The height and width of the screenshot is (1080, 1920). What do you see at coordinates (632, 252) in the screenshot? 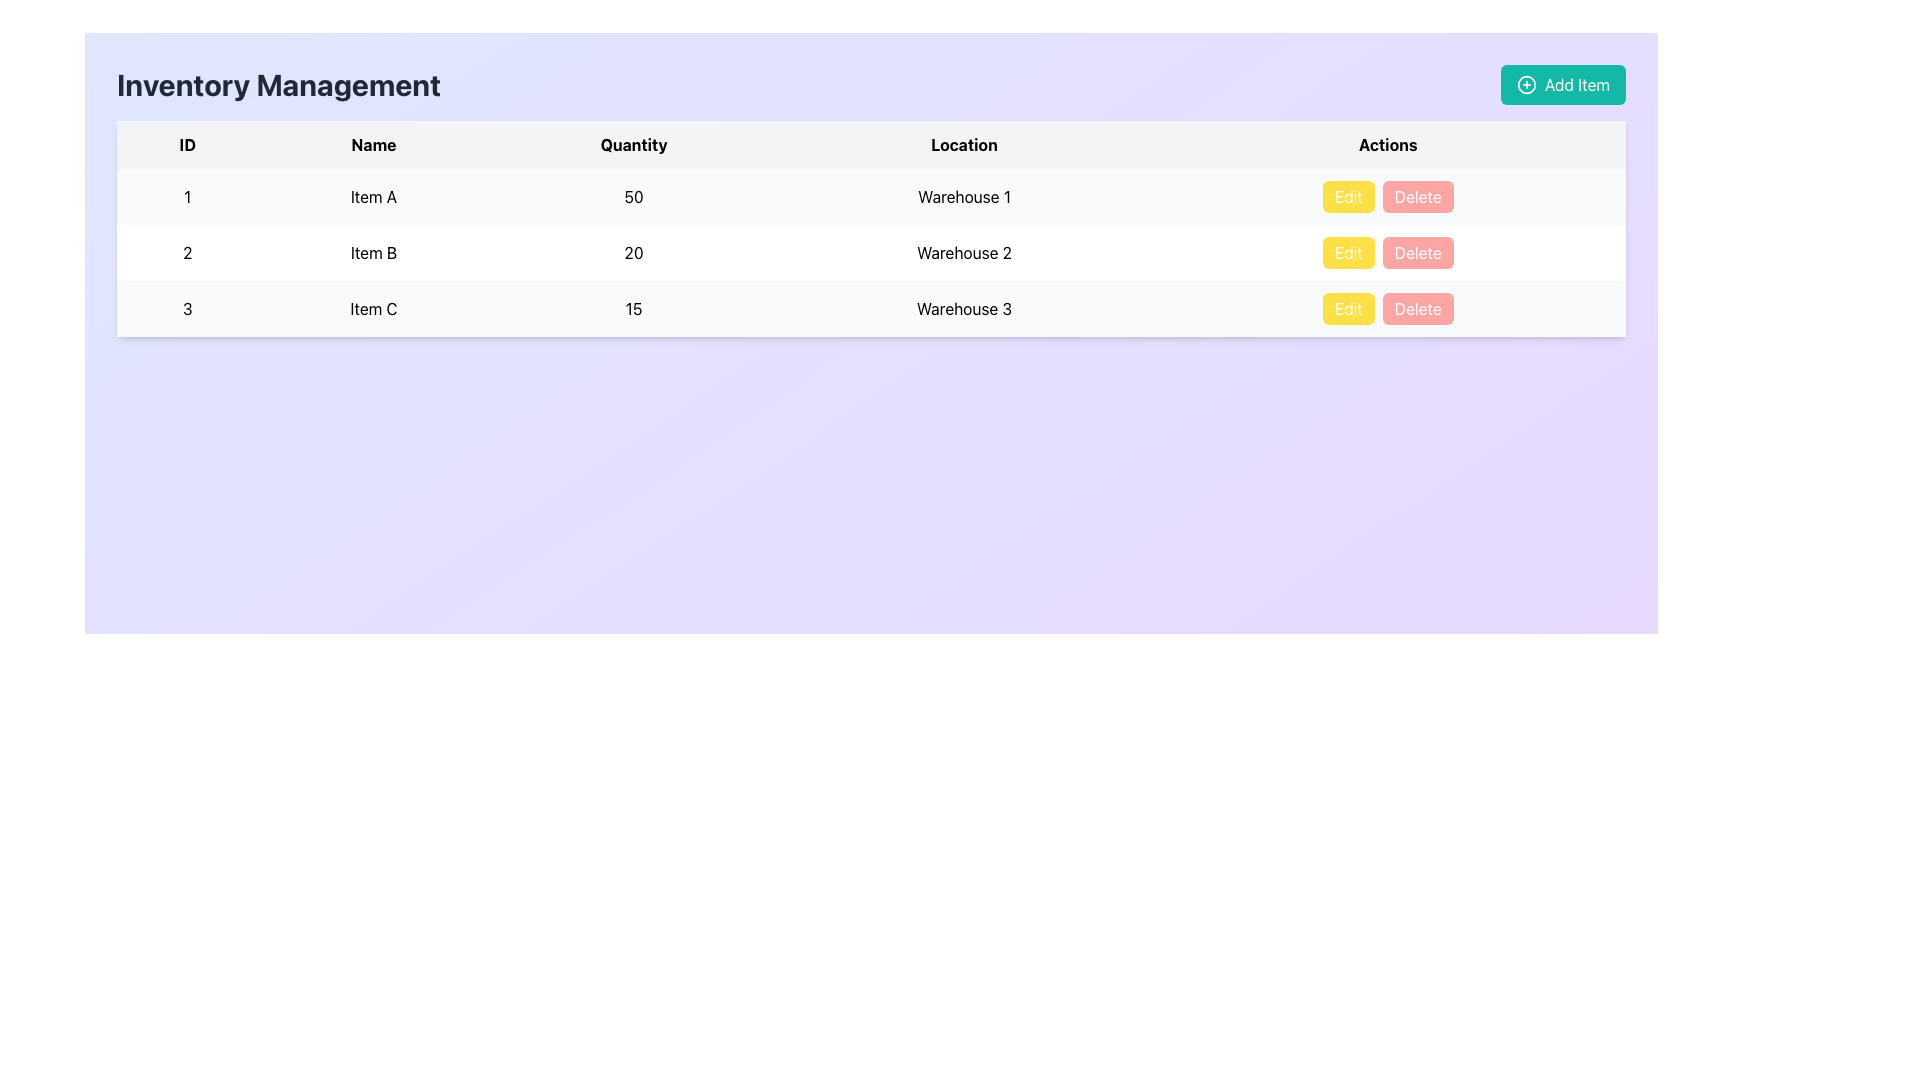
I see `the centered number '20' in the 'Quantity' column of the table, which represents the quantity for 'Item B'` at bounding box center [632, 252].